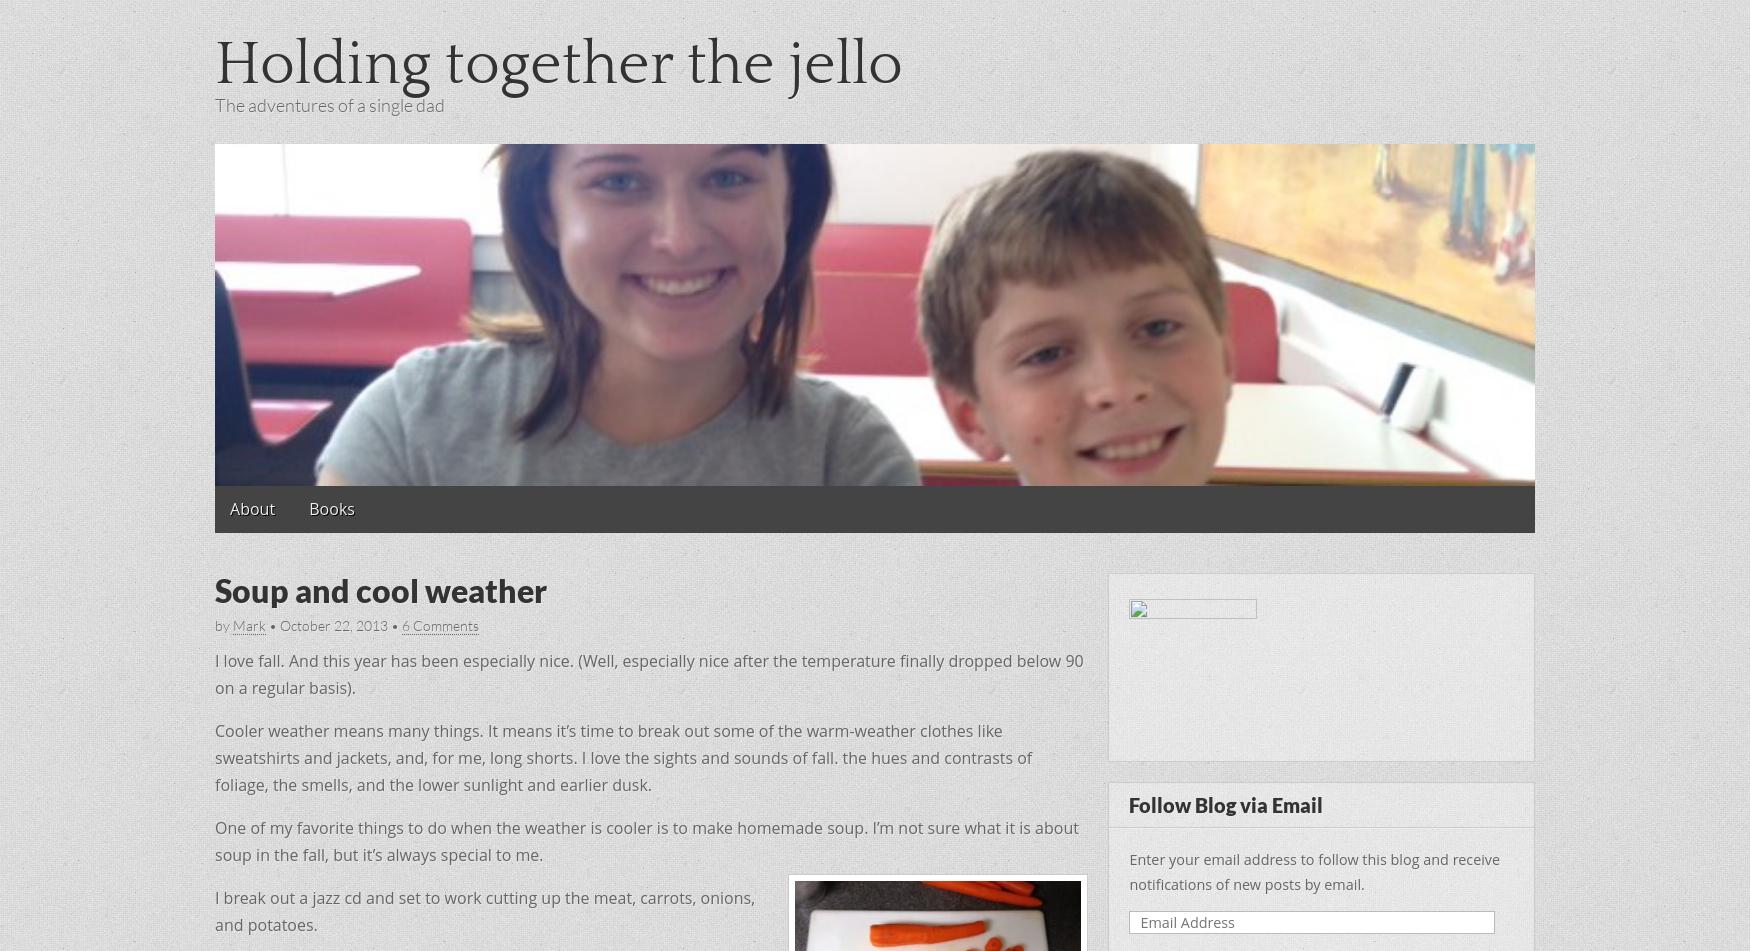  Describe the element at coordinates (645, 840) in the screenshot. I see `'One of my favorite things to do when the weather is cooler is to make homemade soup. I’m not sure what it is about soup in the fall, but it’s always special to me.'` at that location.